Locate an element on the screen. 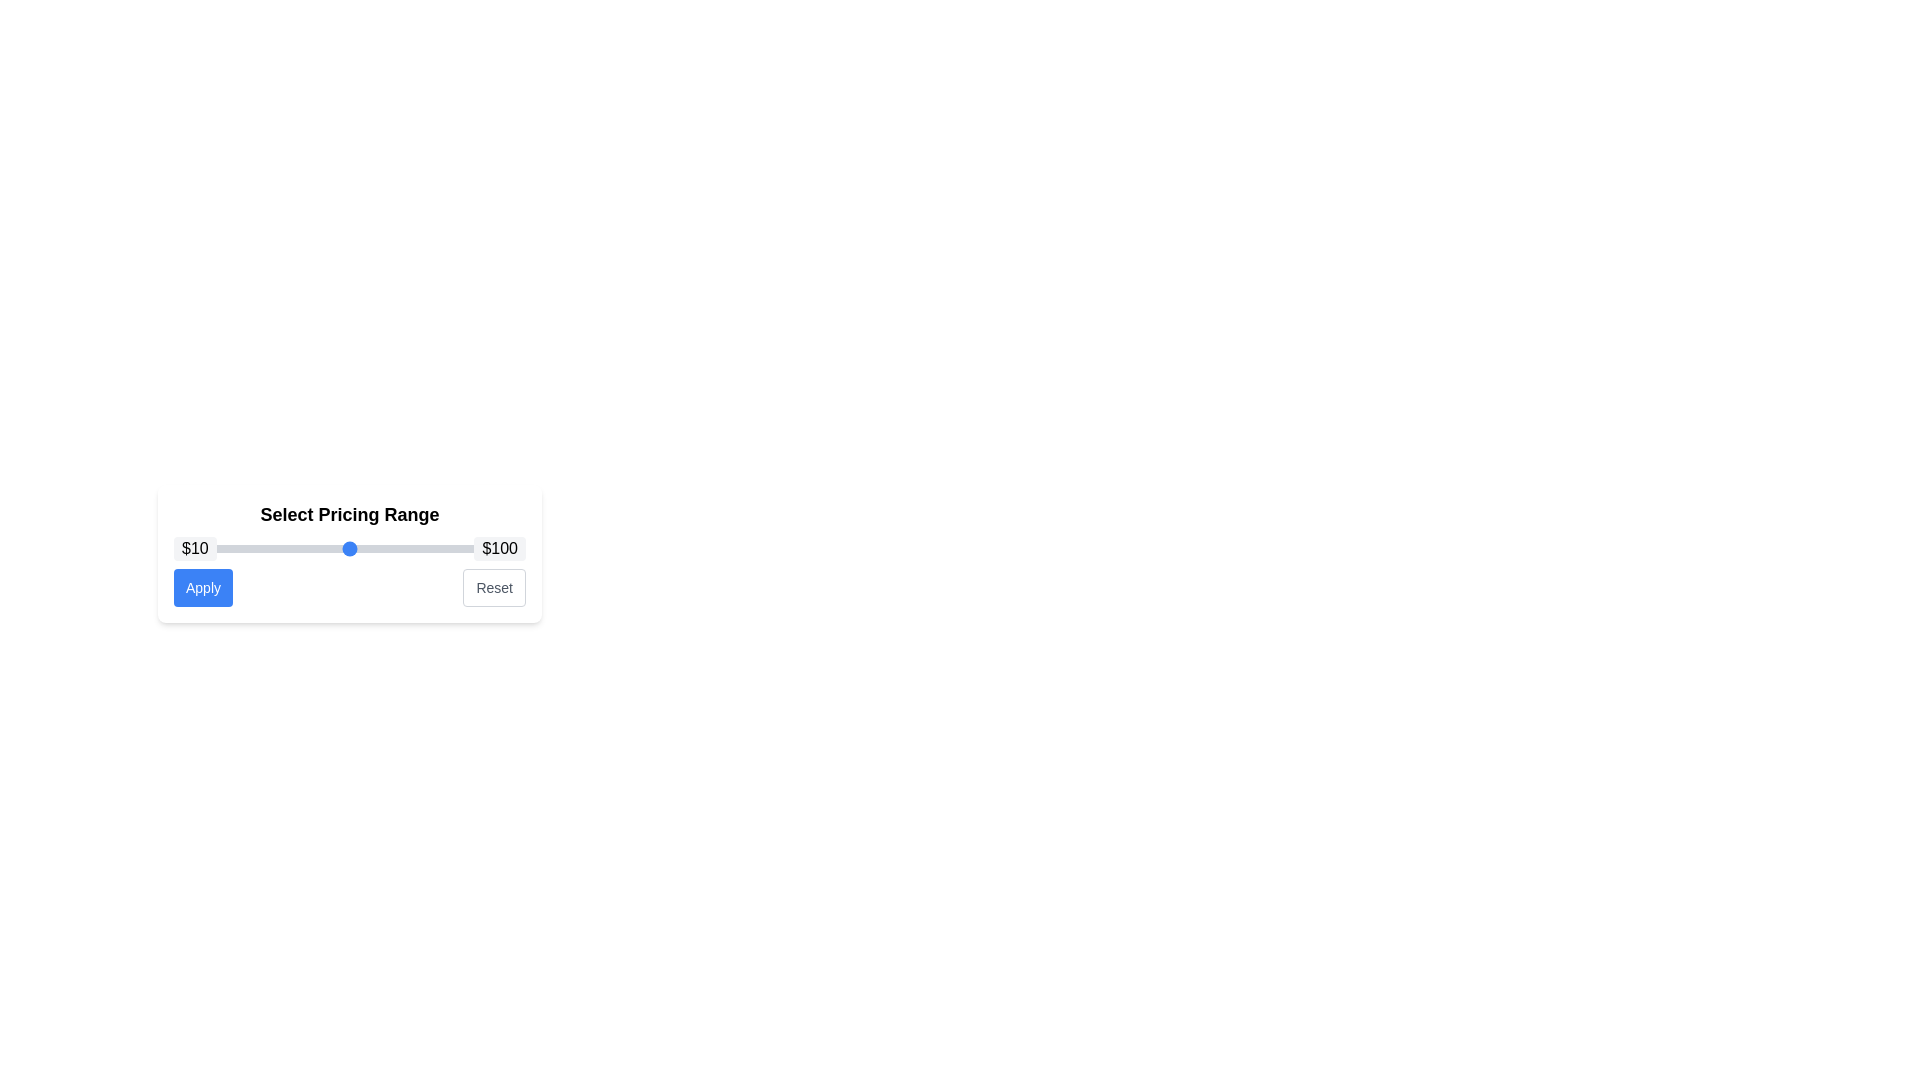  price slider is located at coordinates (466, 548).